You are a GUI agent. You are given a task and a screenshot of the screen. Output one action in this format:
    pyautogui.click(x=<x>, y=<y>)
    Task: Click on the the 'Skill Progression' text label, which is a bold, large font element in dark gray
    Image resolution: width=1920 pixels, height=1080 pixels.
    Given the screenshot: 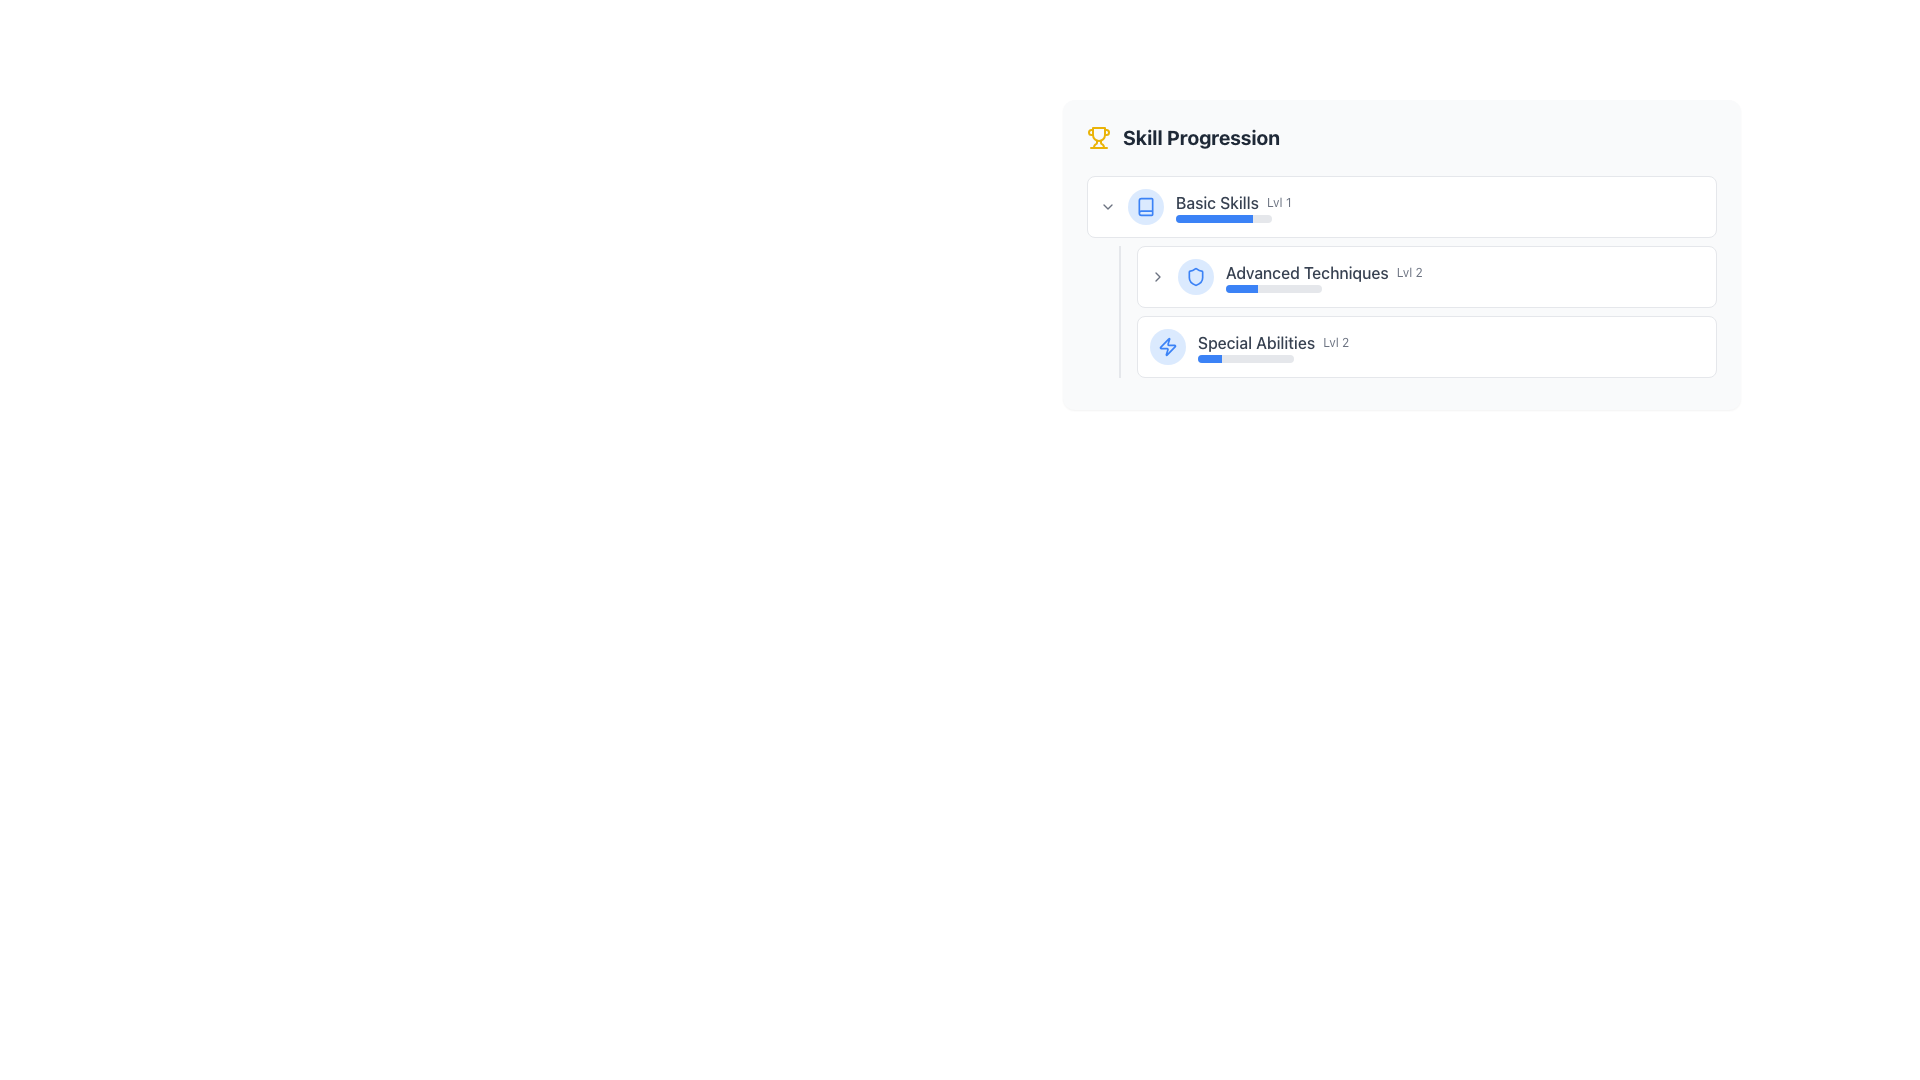 What is the action you would take?
    pyautogui.click(x=1200, y=137)
    